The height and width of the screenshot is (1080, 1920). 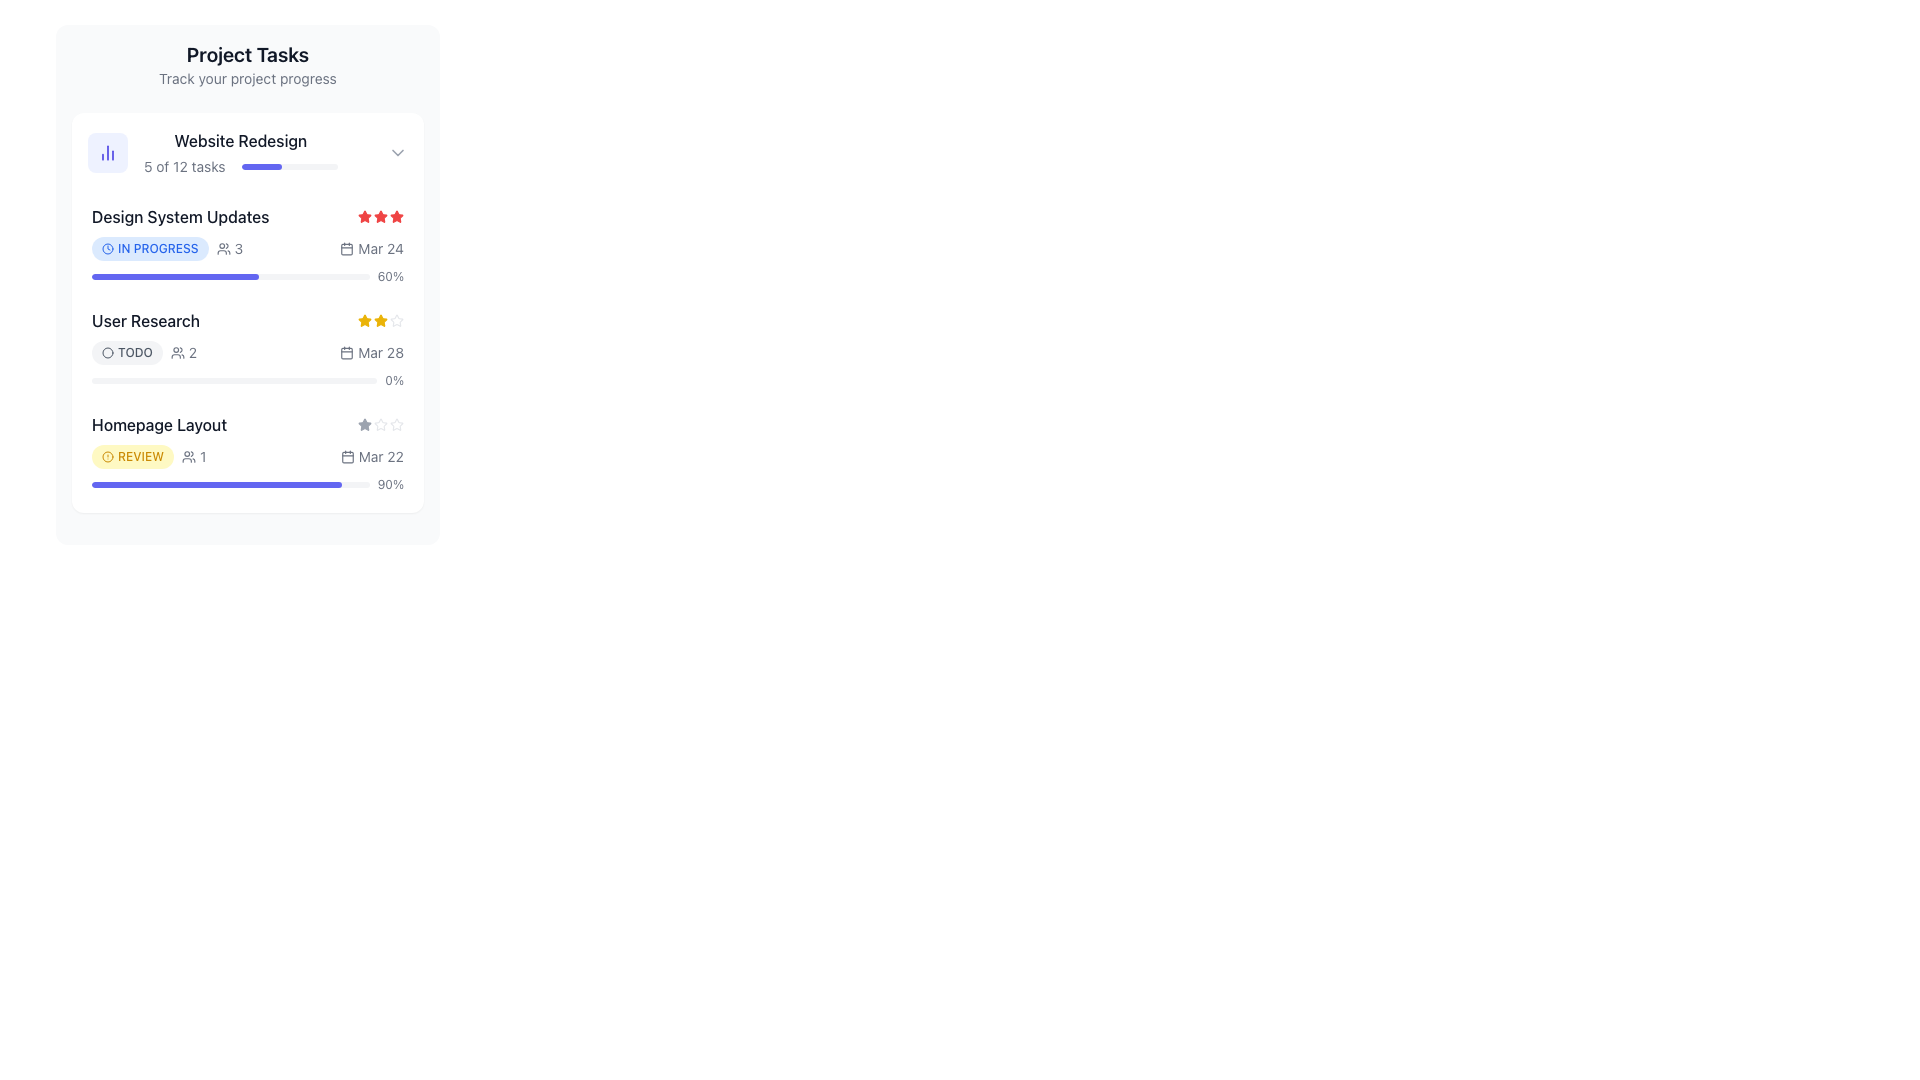 What do you see at coordinates (247, 485) in the screenshot?
I see `progress percentage displayed on the progress bar, which indicates 90% completion, located at the bottom of the 'Homepage Layout' card` at bounding box center [247, 485].